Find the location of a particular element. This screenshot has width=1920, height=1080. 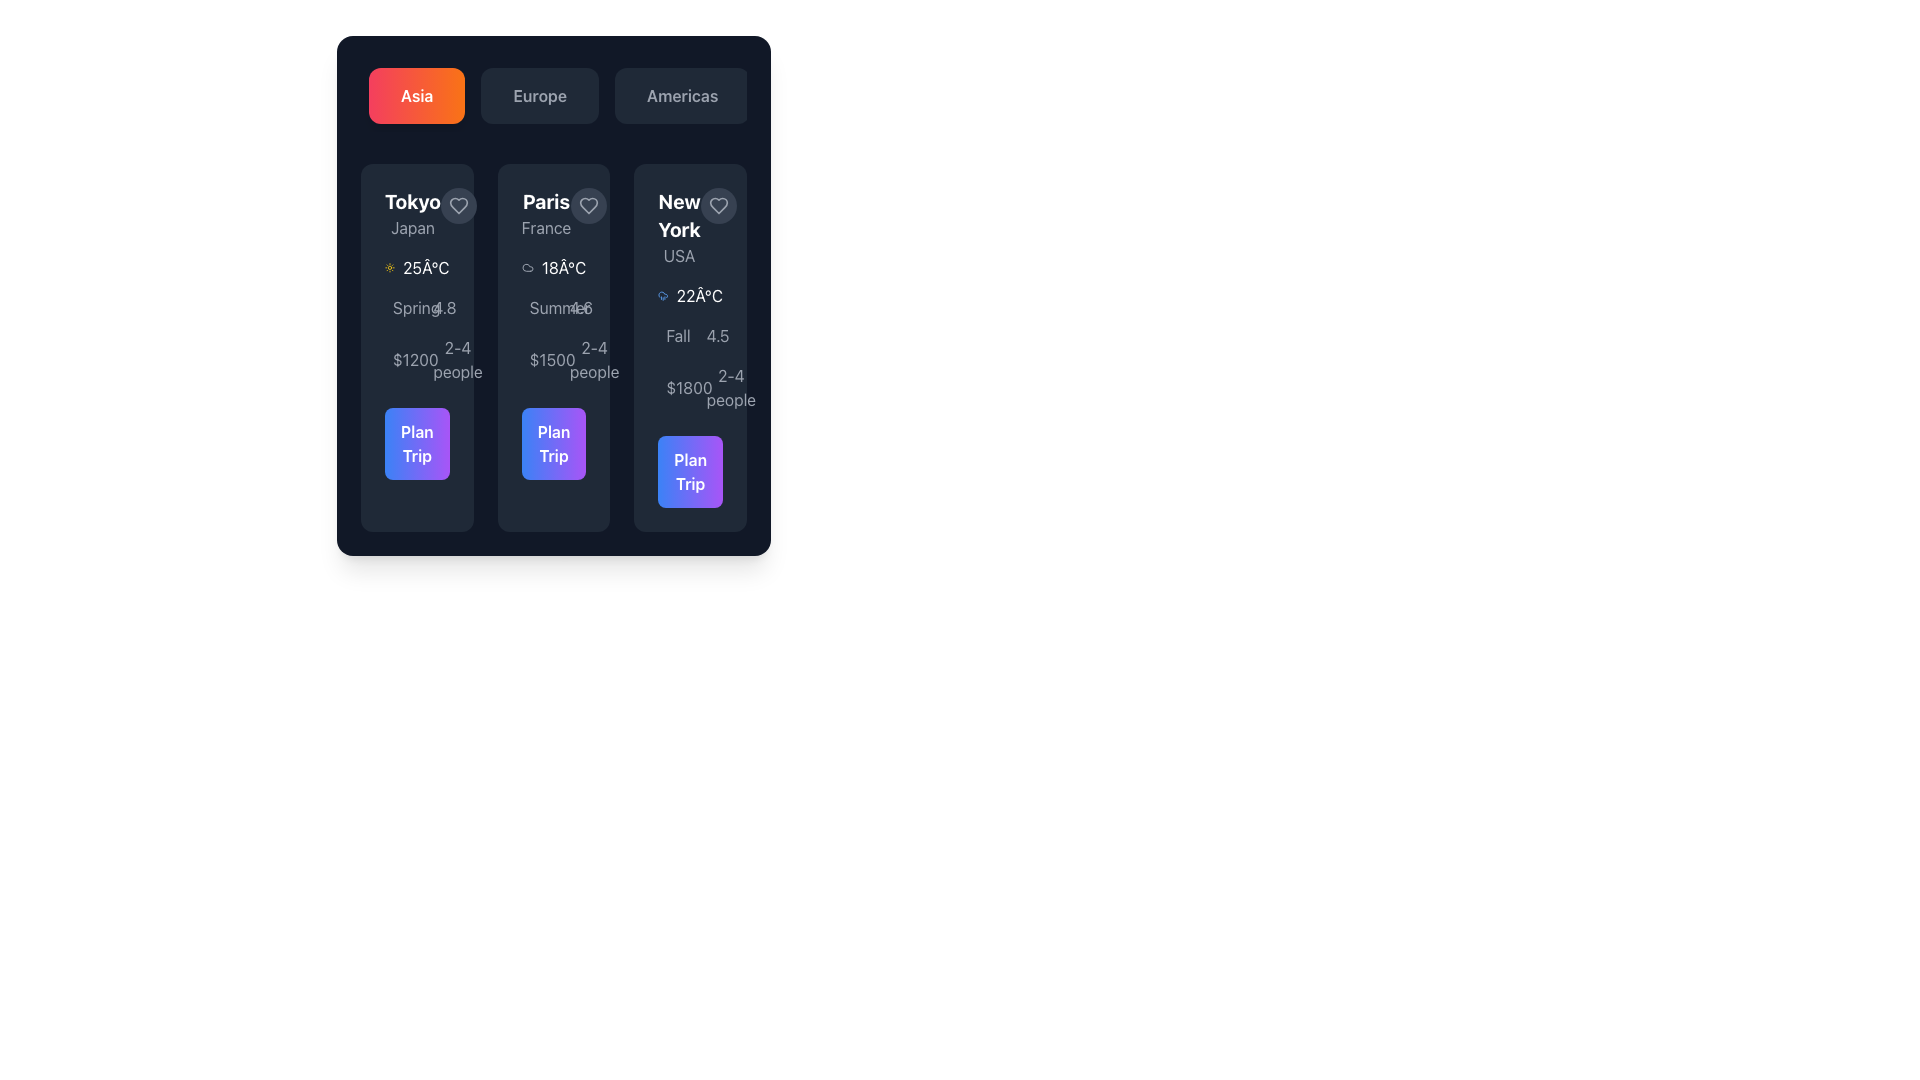

the 'Asia' tab in the Tab Bar is located at coordinates (553, 96).